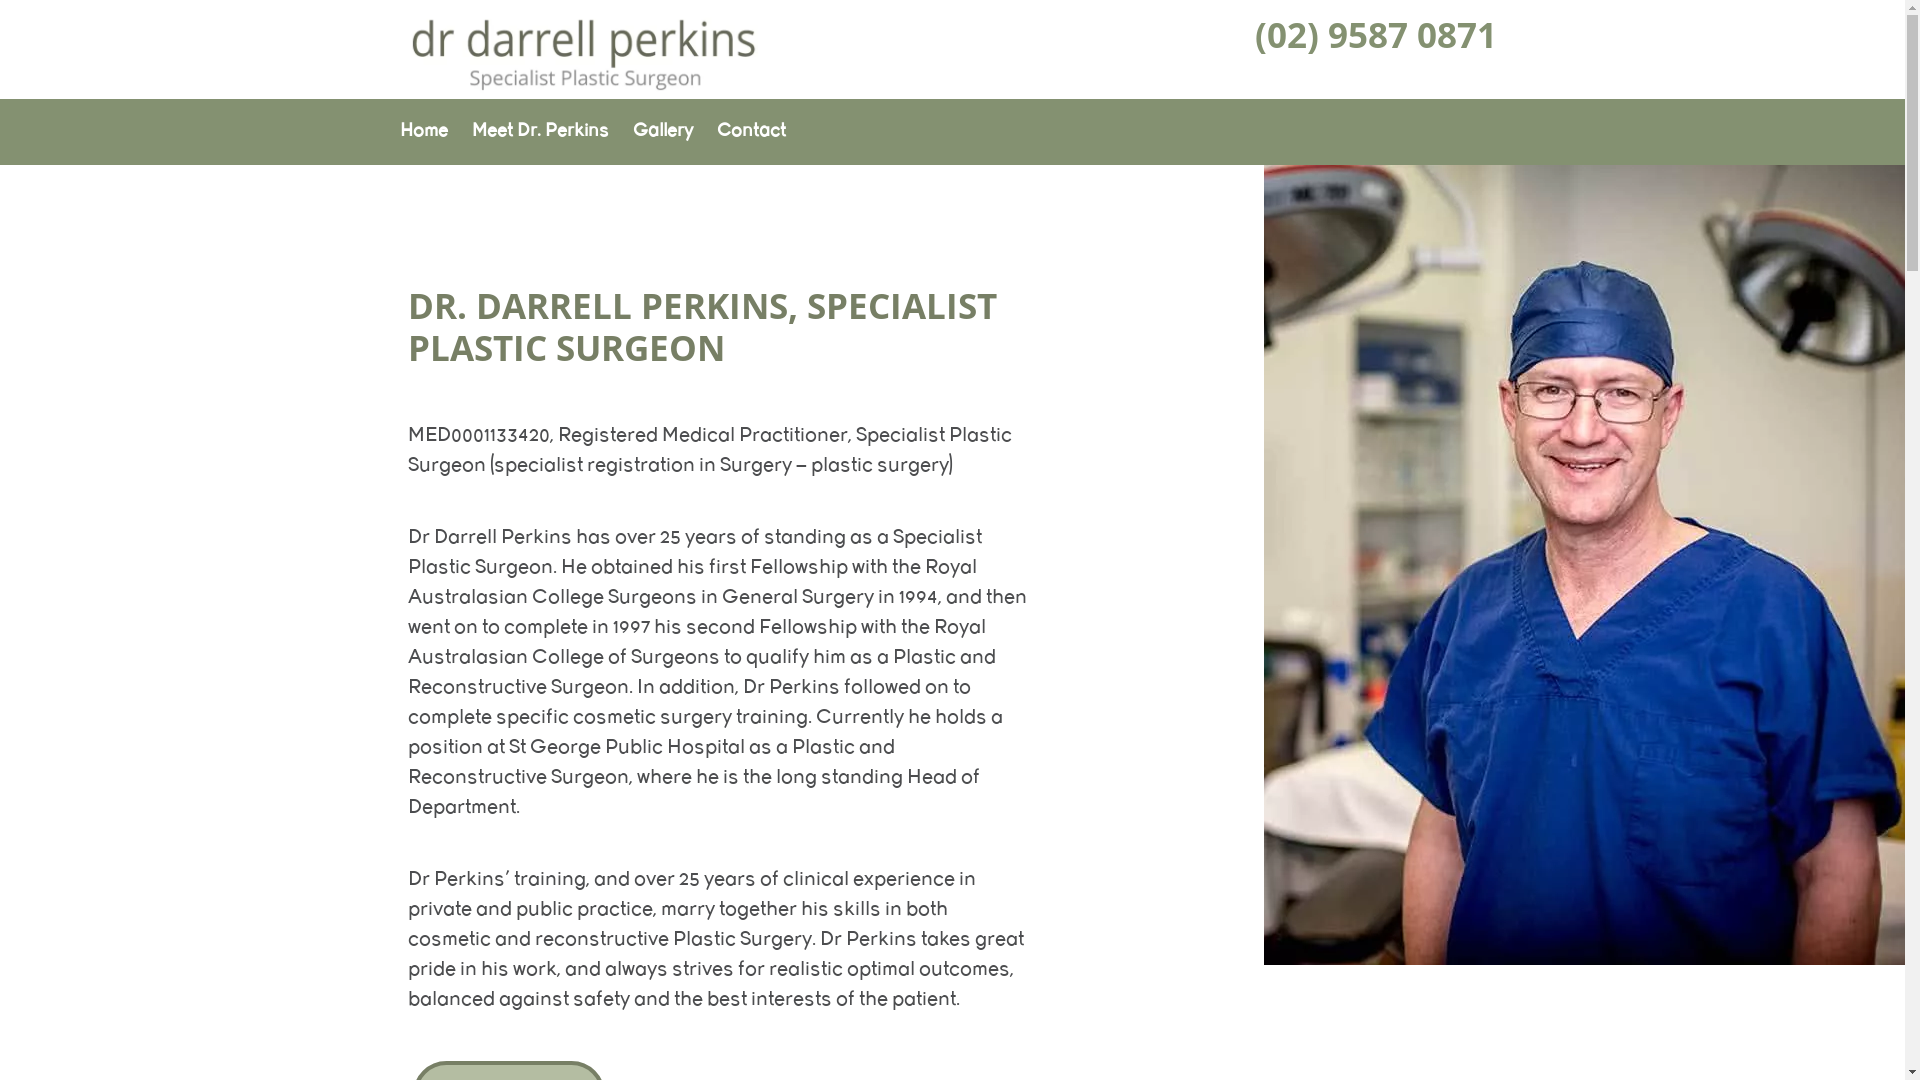  What do you see at coordinates (422, 131) in the screenshot?
I see `'Home'` at bounding box center [422, 131].